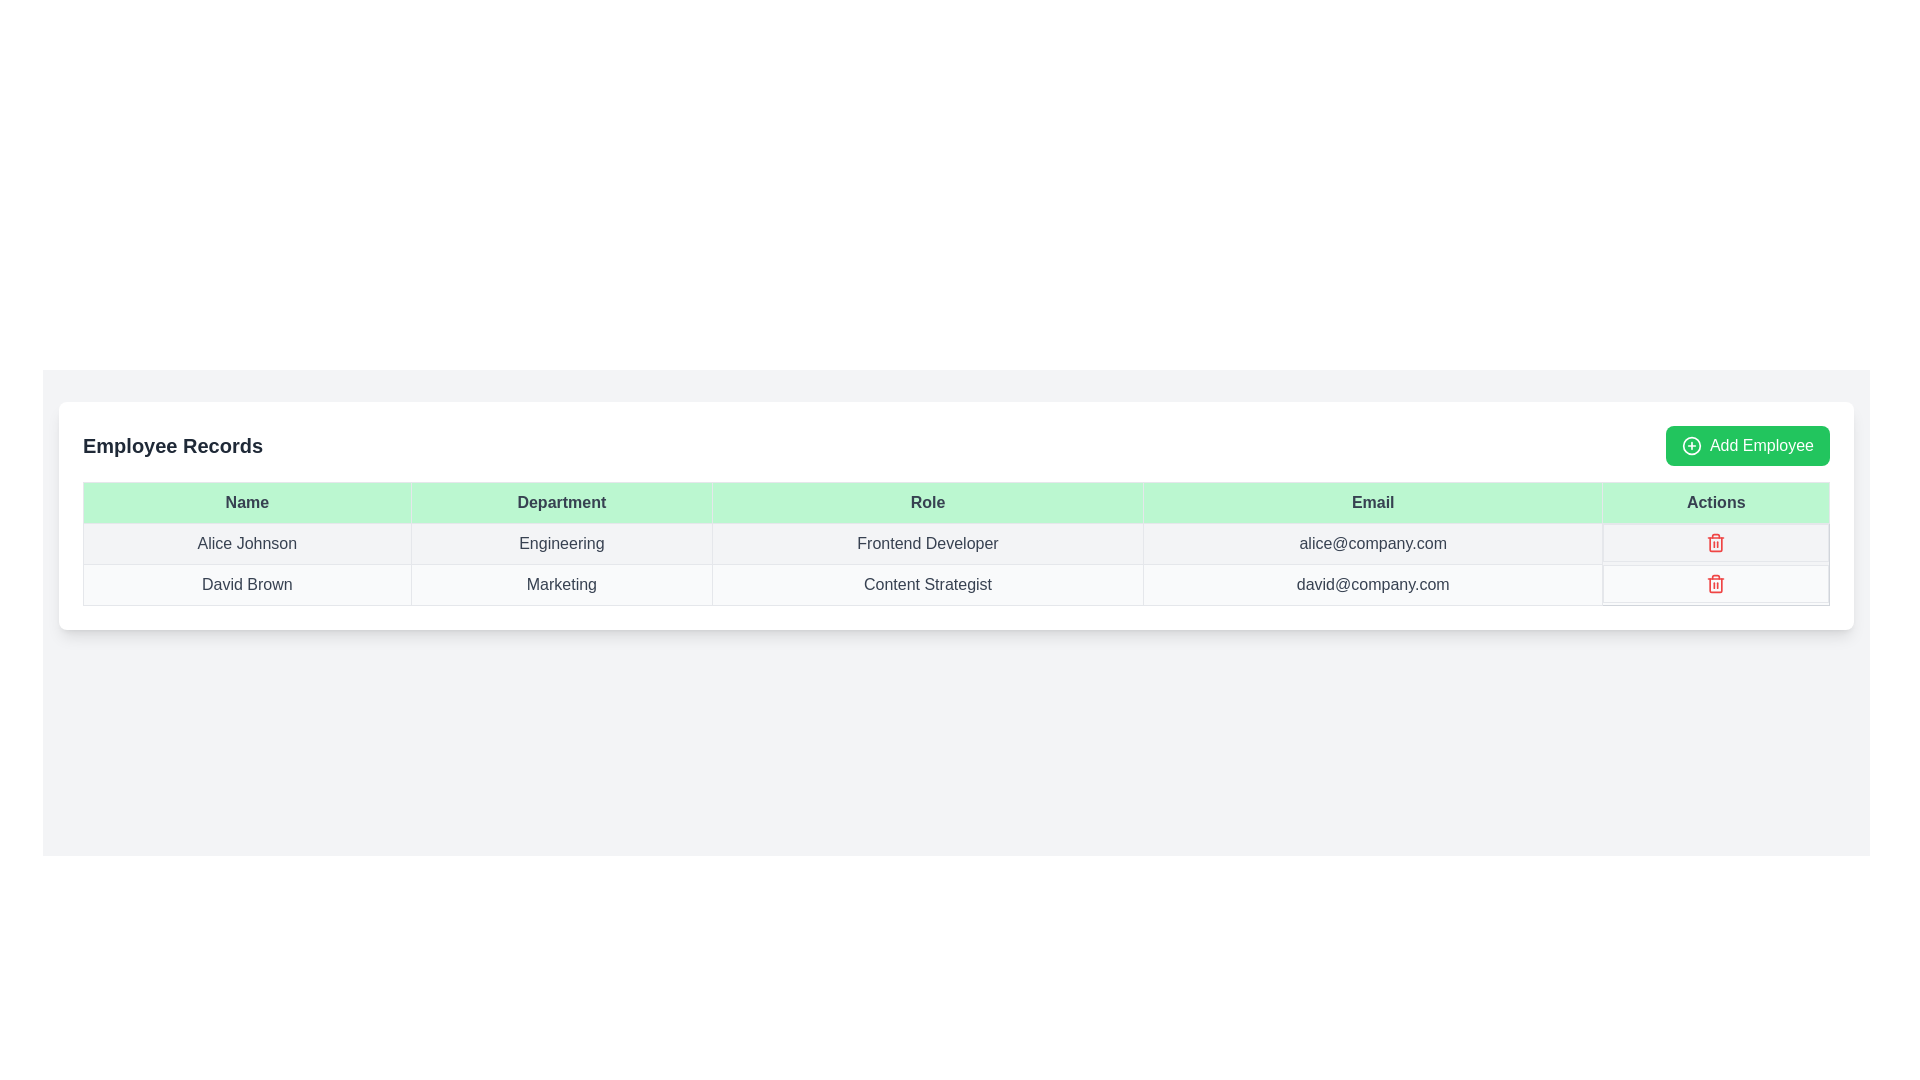  I want to click on the red trash bin icon in the 'Actions' column, so click(1715, 543).